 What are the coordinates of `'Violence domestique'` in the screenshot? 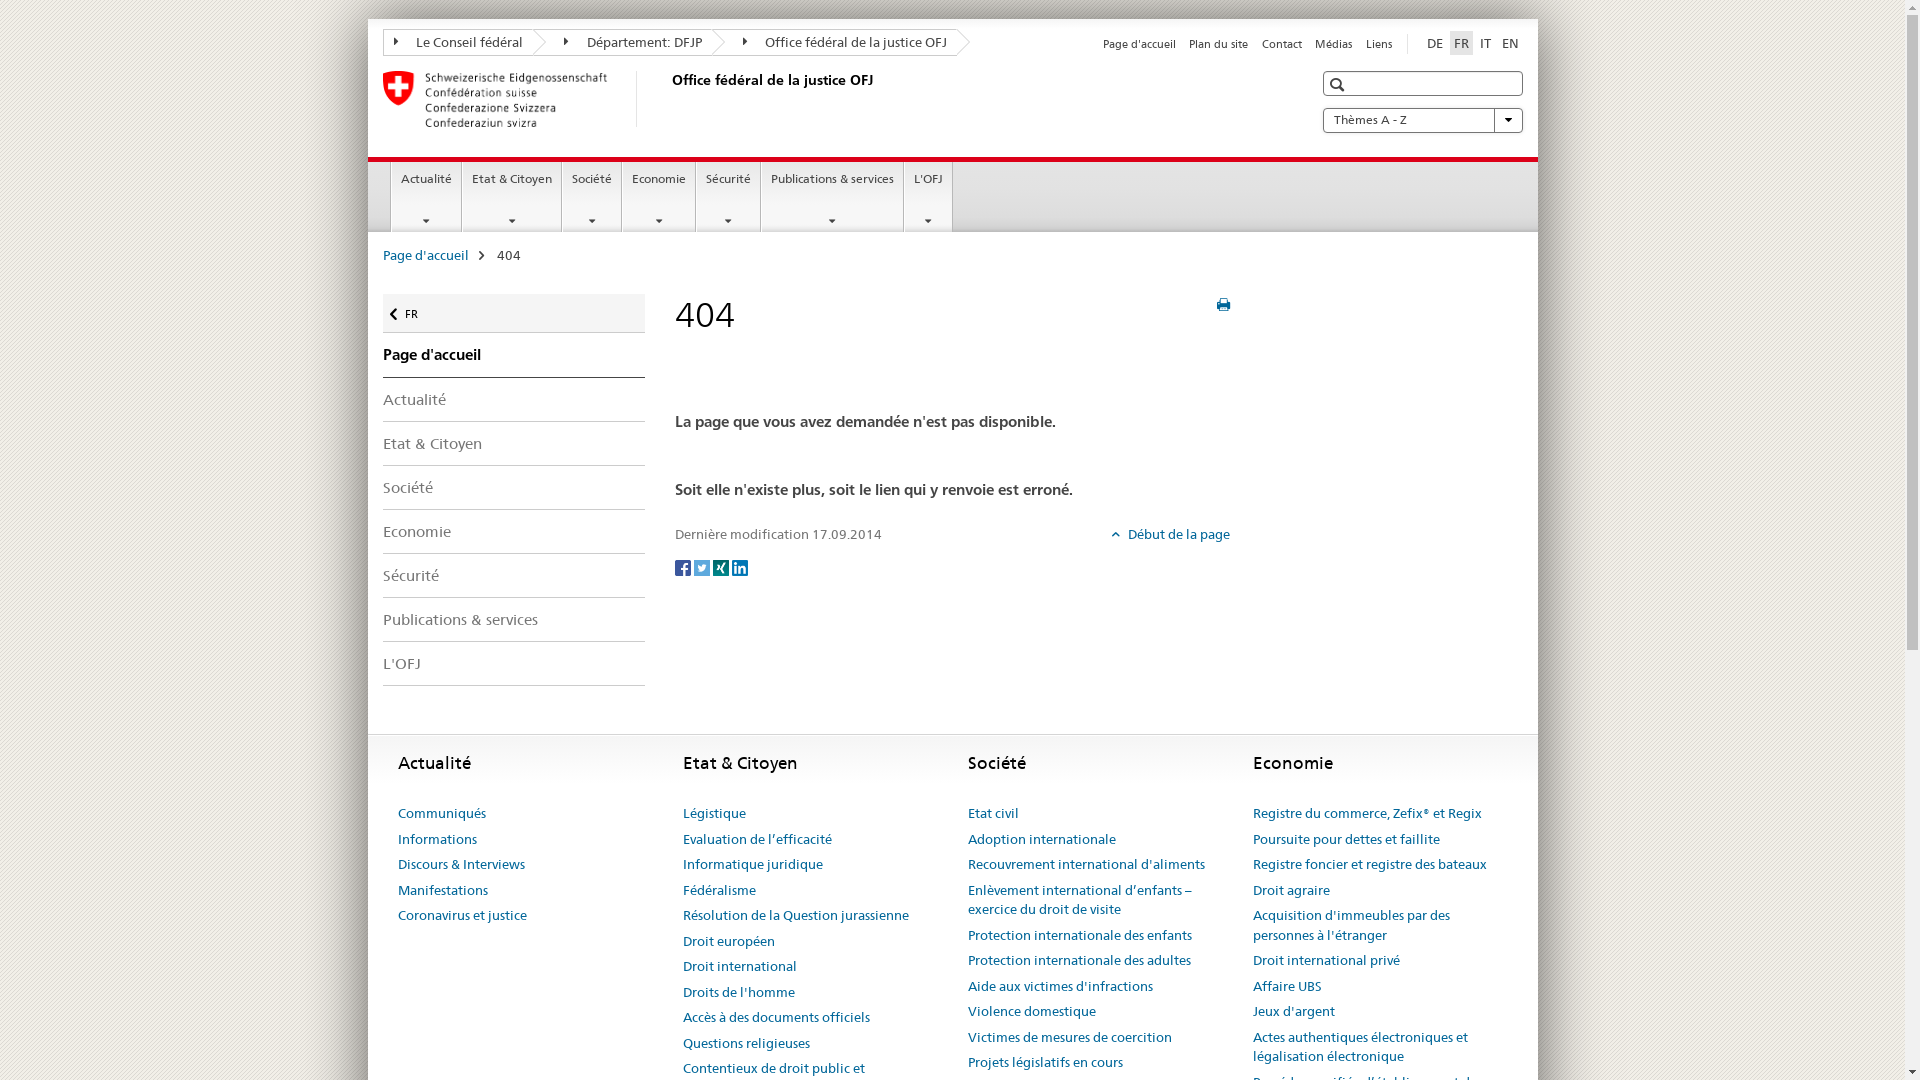 It's located at (1032, 1011).